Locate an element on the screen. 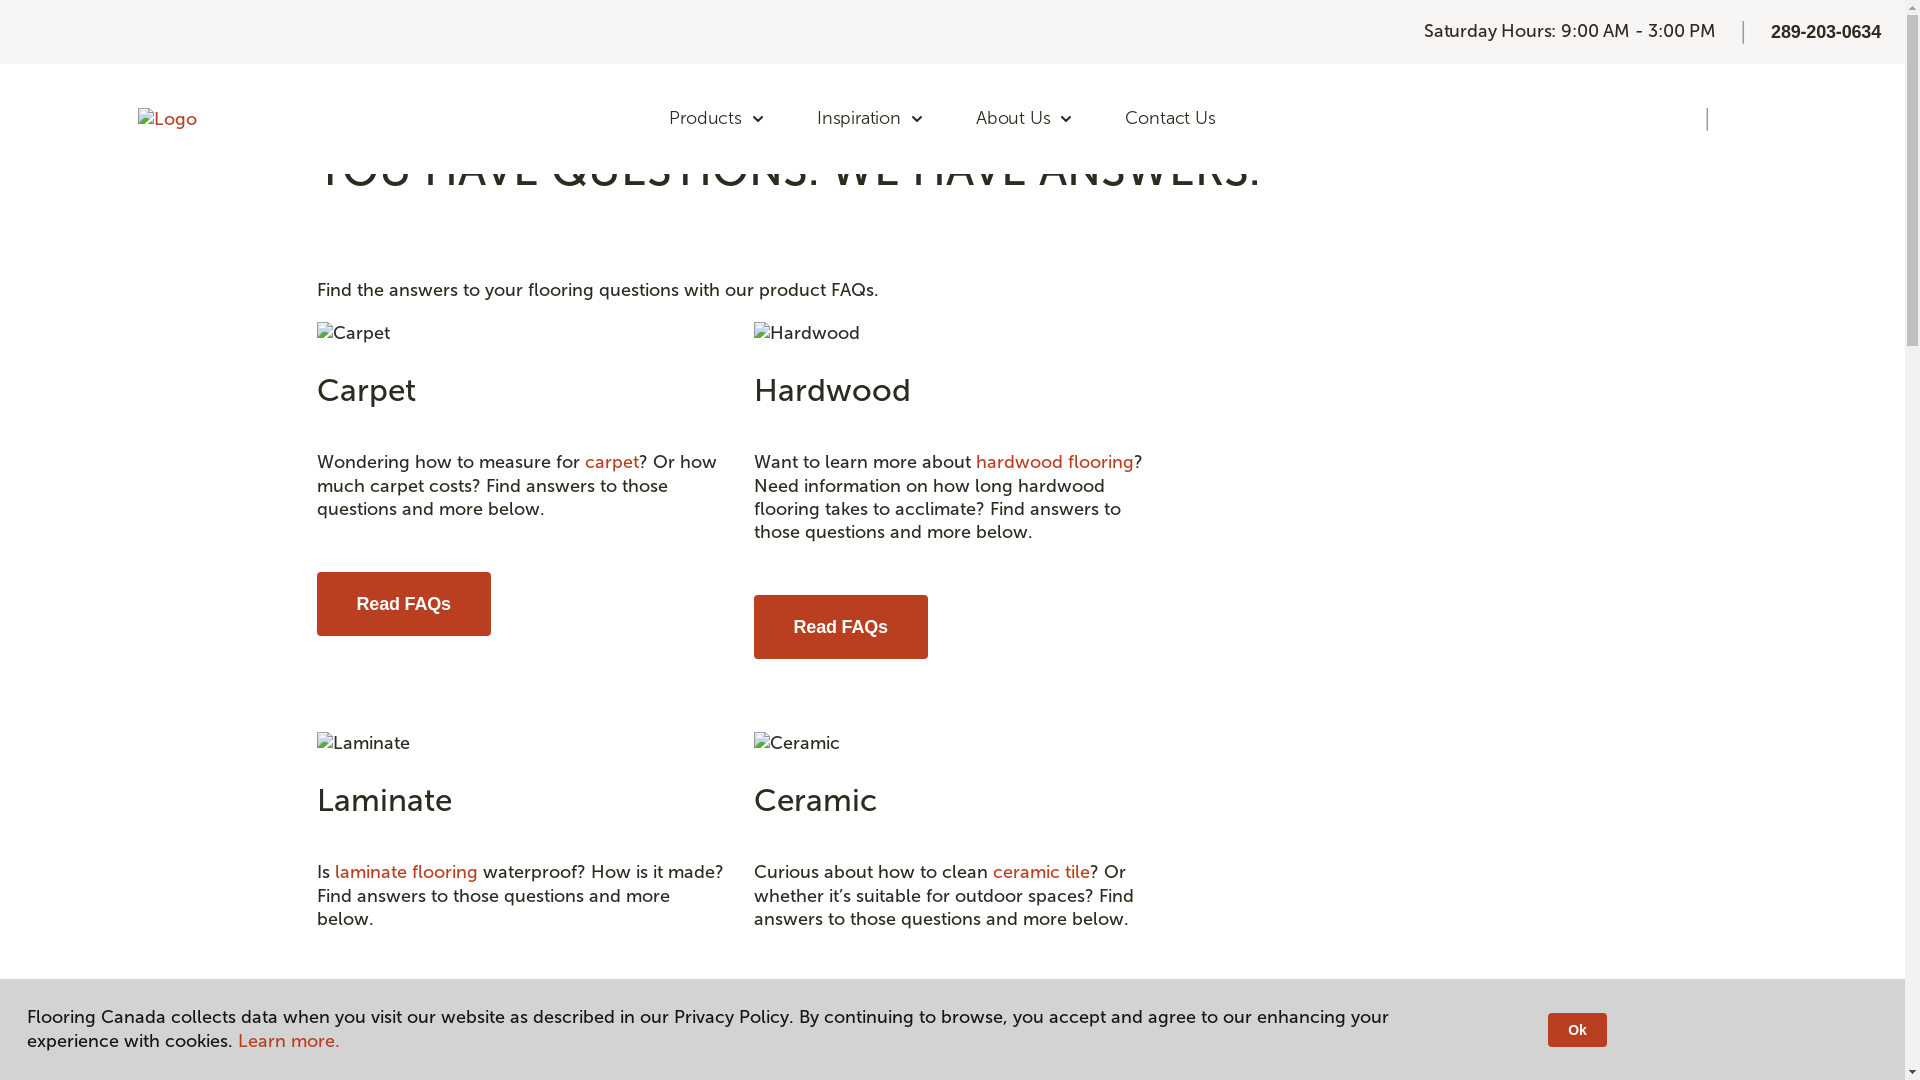 The width and height of the screenshot is (1920, 1080). 'Read FAQs' is located at coordinates (402, 1014).